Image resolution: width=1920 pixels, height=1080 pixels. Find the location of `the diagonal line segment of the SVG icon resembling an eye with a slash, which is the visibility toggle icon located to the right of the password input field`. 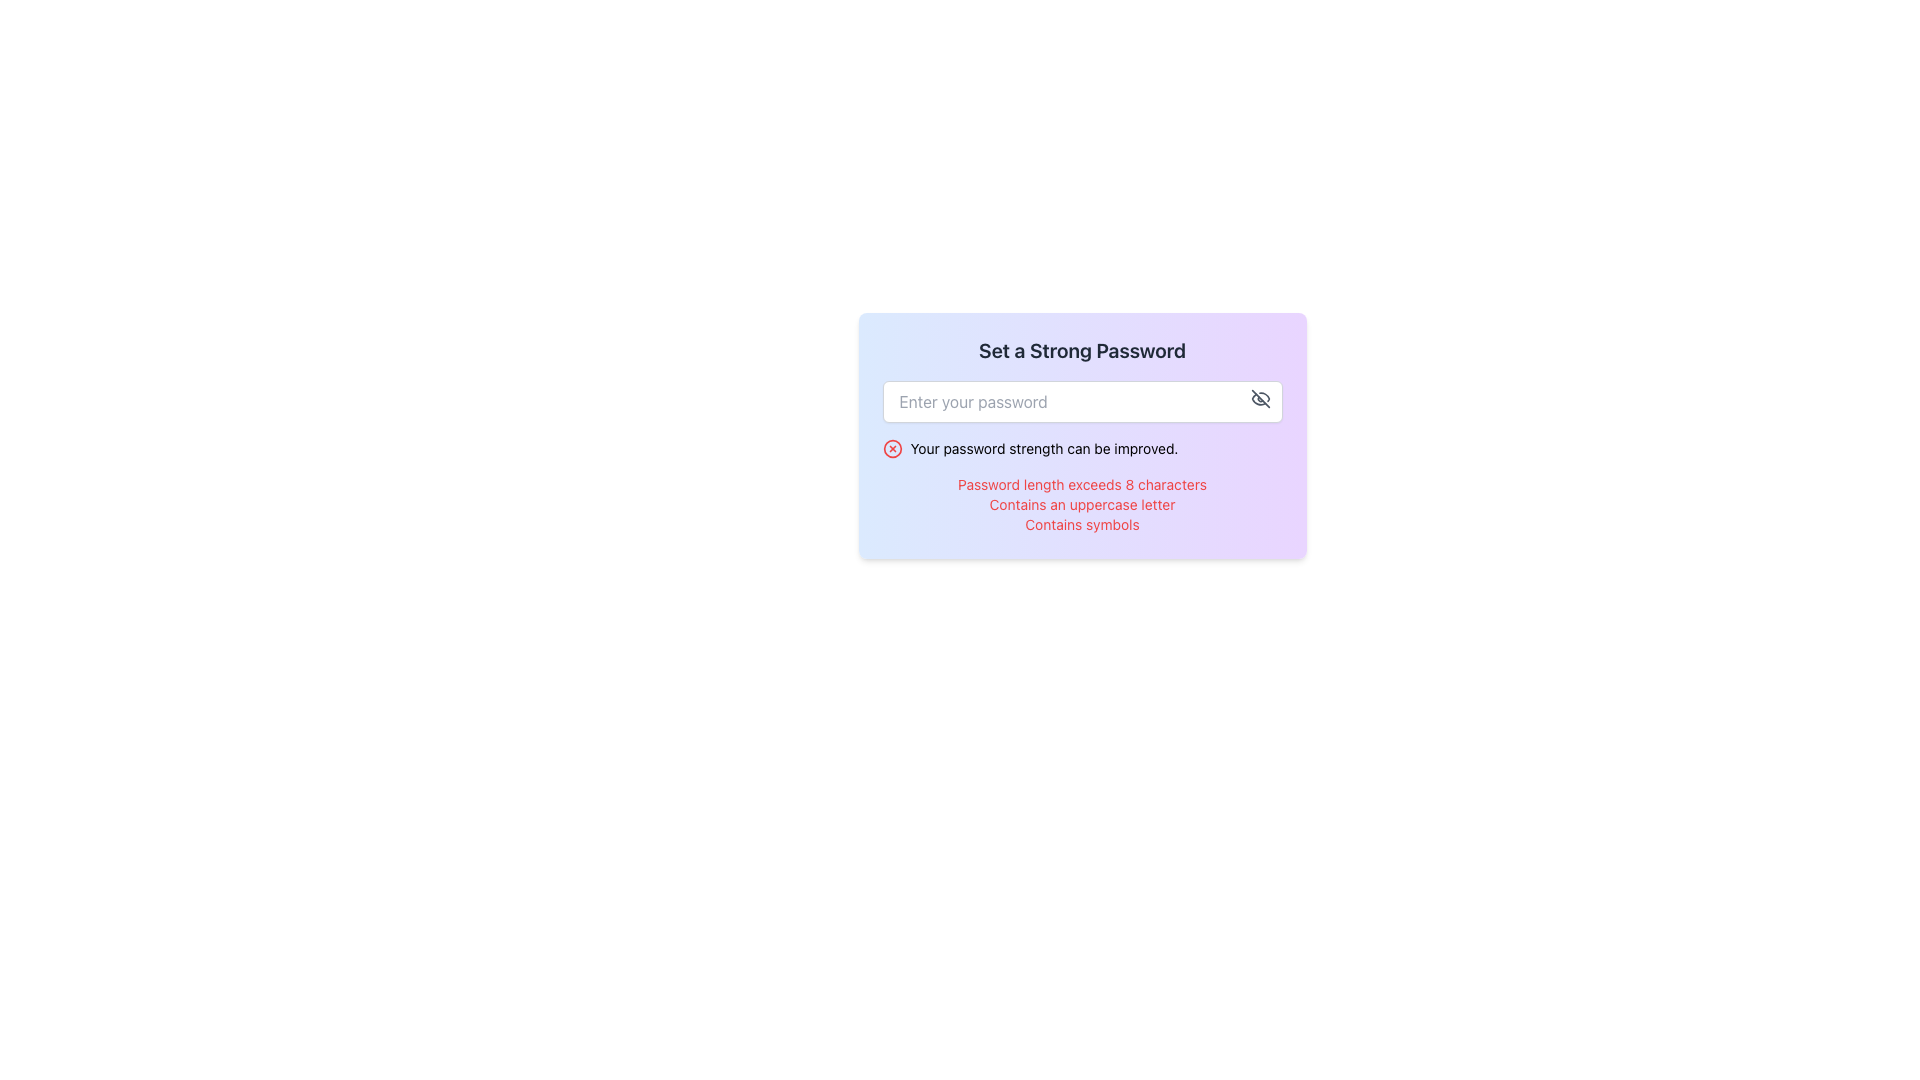

the diagonal line segment of the SVG icon resembling an eye with a slash, which is the visibility toggle icon located to the right of the password input field is located at coordinates (1259, 398).